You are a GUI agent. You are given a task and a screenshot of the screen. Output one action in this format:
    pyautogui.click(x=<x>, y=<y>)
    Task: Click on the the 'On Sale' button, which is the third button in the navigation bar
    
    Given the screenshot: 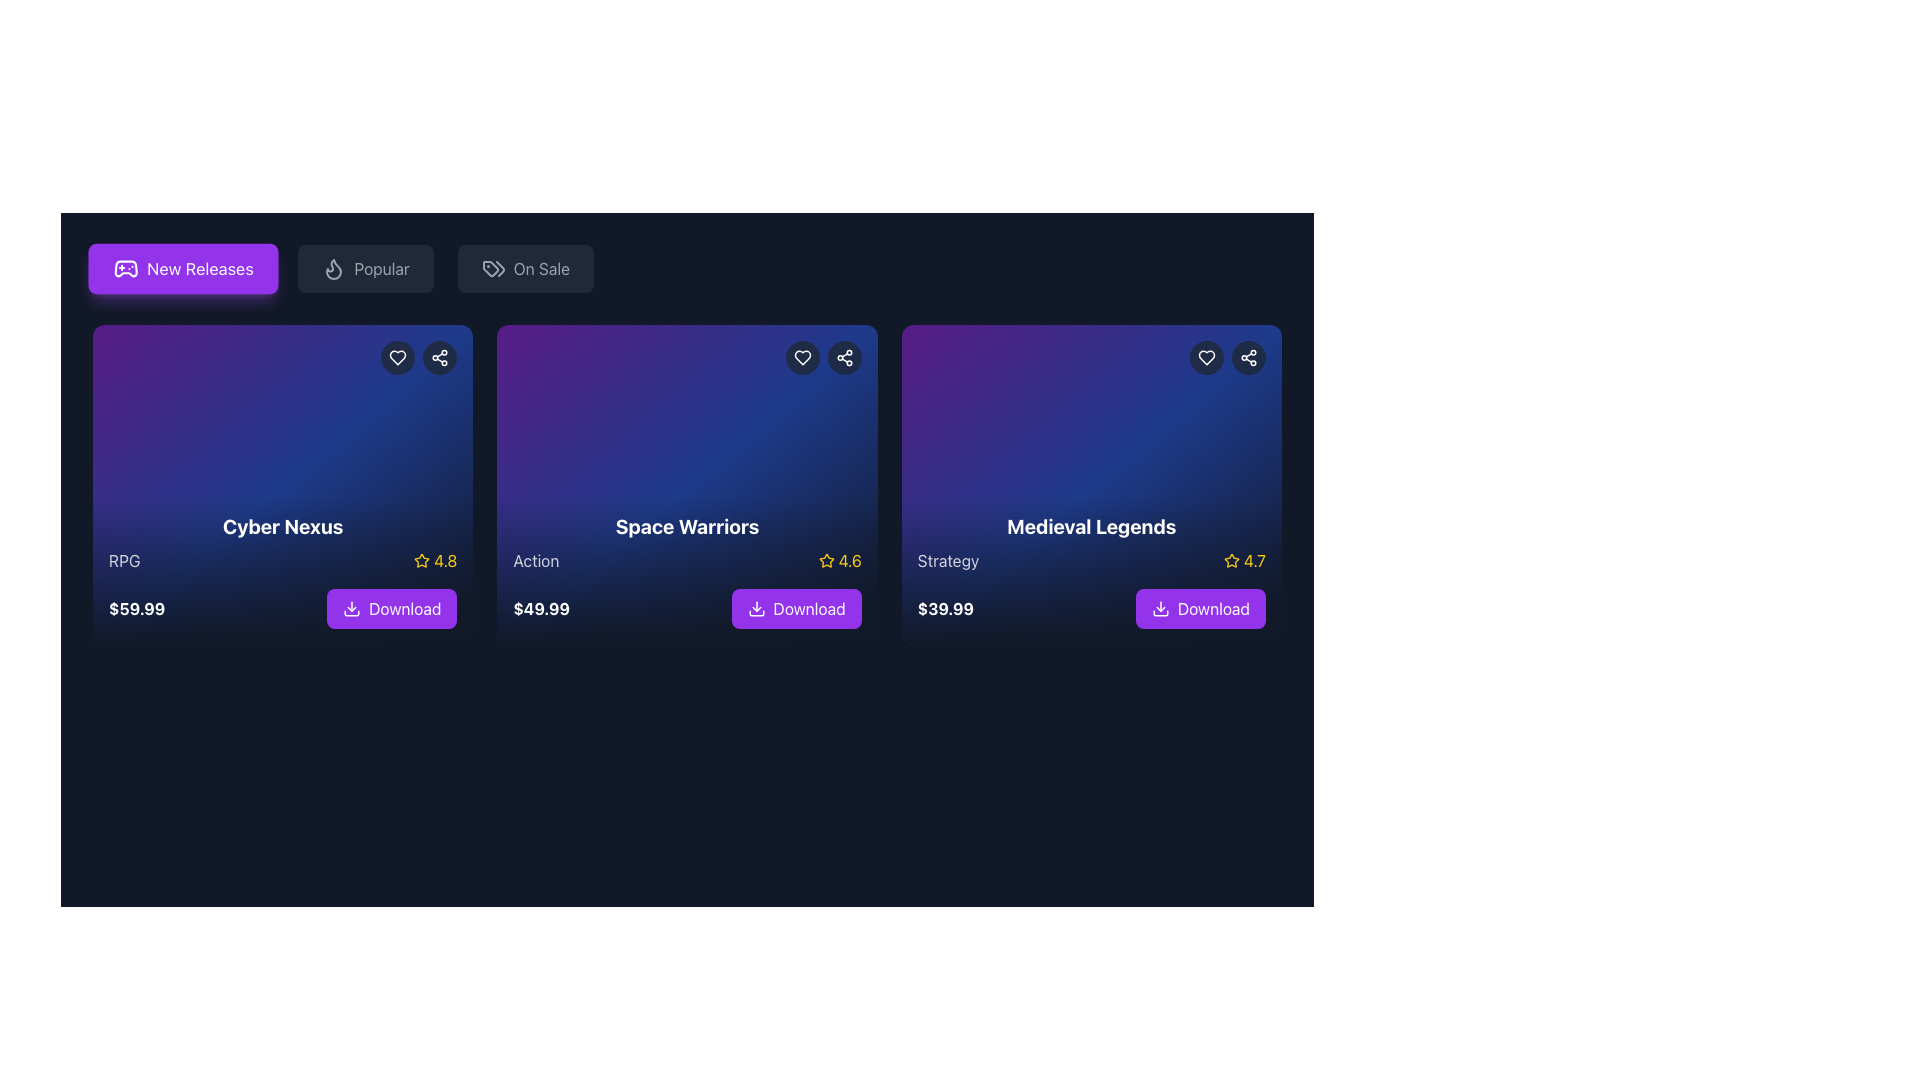 What is the action you would take?
    pyautogui.click(x=525, y=268)
    